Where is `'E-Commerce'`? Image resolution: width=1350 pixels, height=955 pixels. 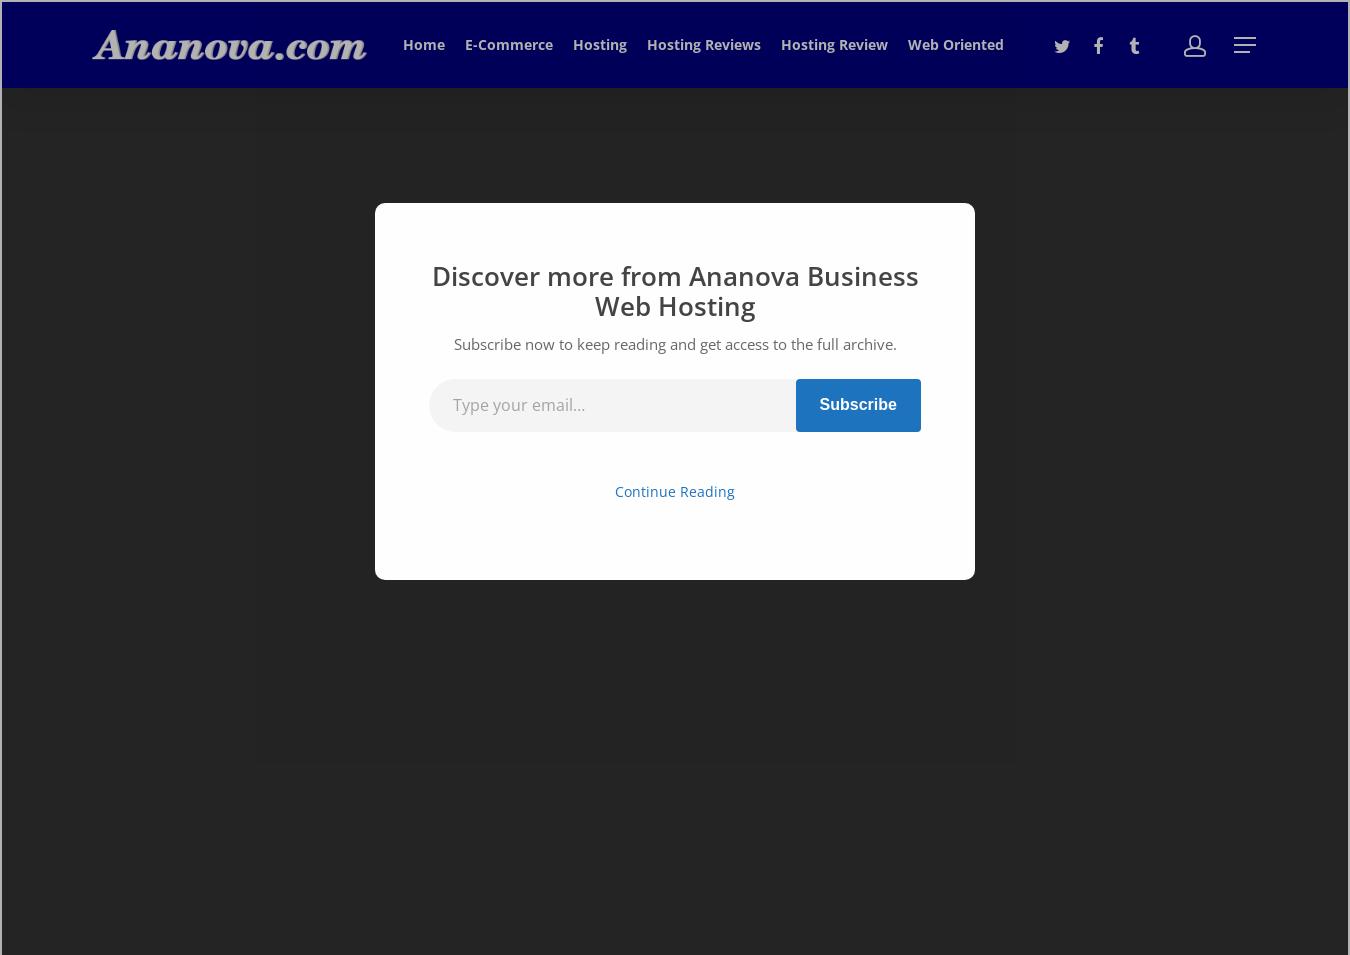 'E-Commerce' is located at coordinates (507, 43).